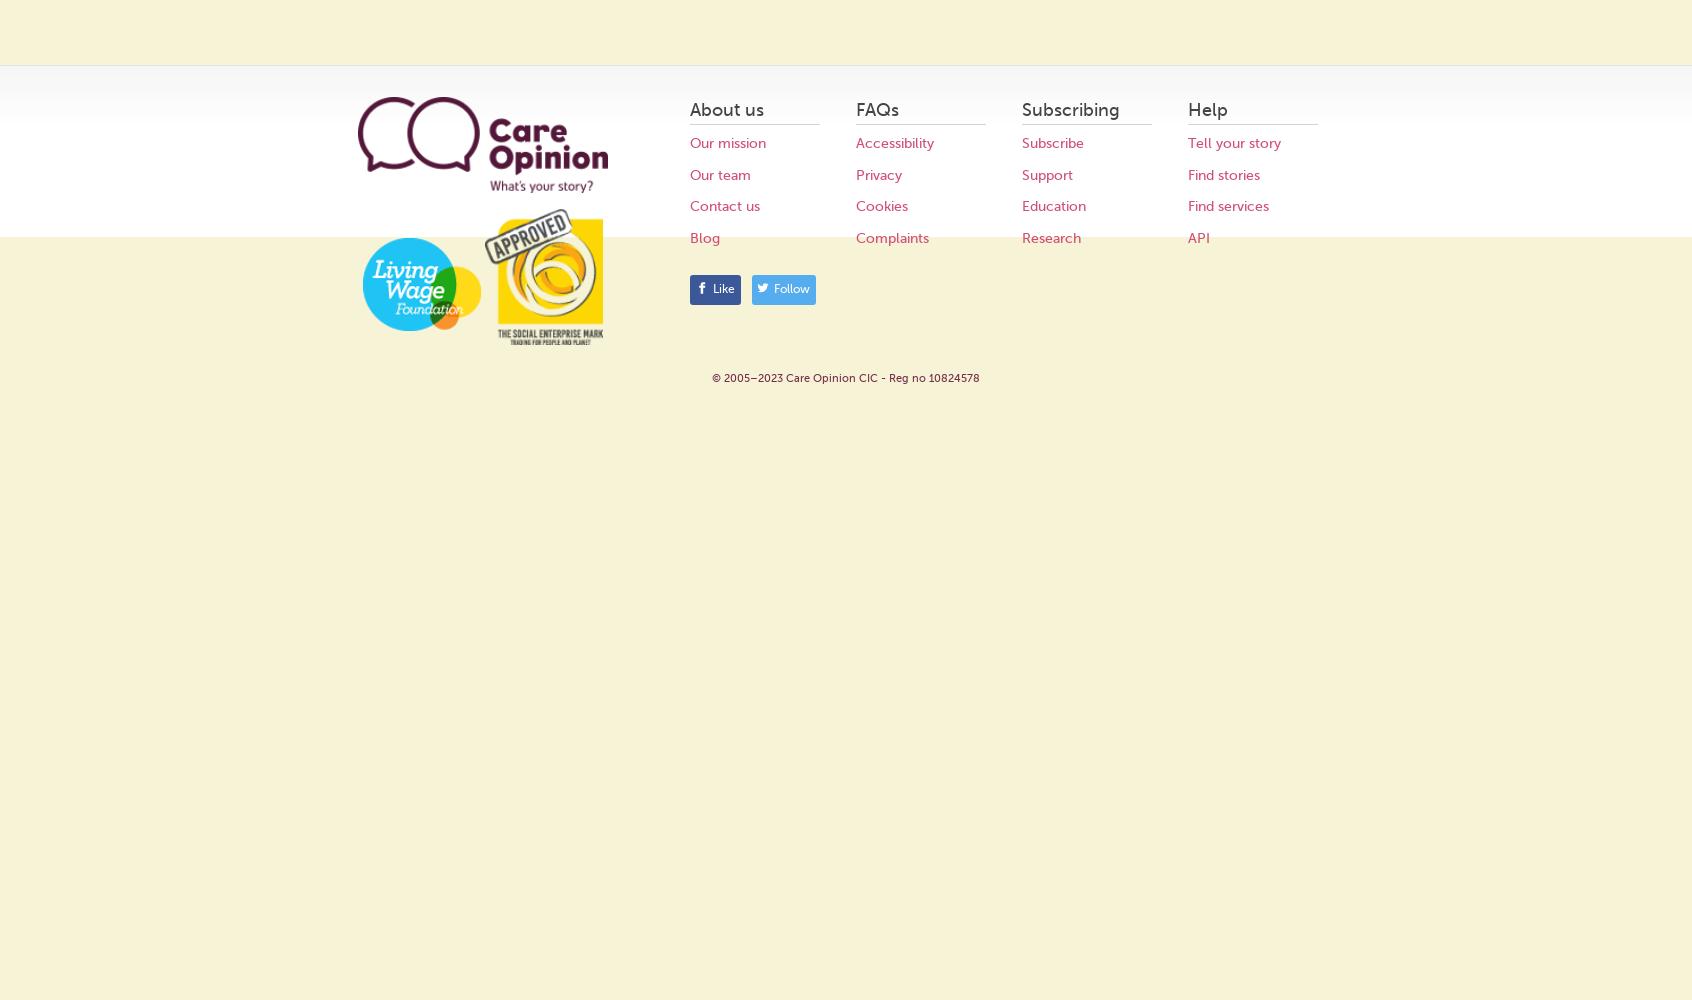 This screenshot has width=1692, height=1000. Describe the element at coordinates (710, 378) in the screenshot. I see `'© 2005–2023 Care Opinion CIC - Reg no 10824578'` at that location.